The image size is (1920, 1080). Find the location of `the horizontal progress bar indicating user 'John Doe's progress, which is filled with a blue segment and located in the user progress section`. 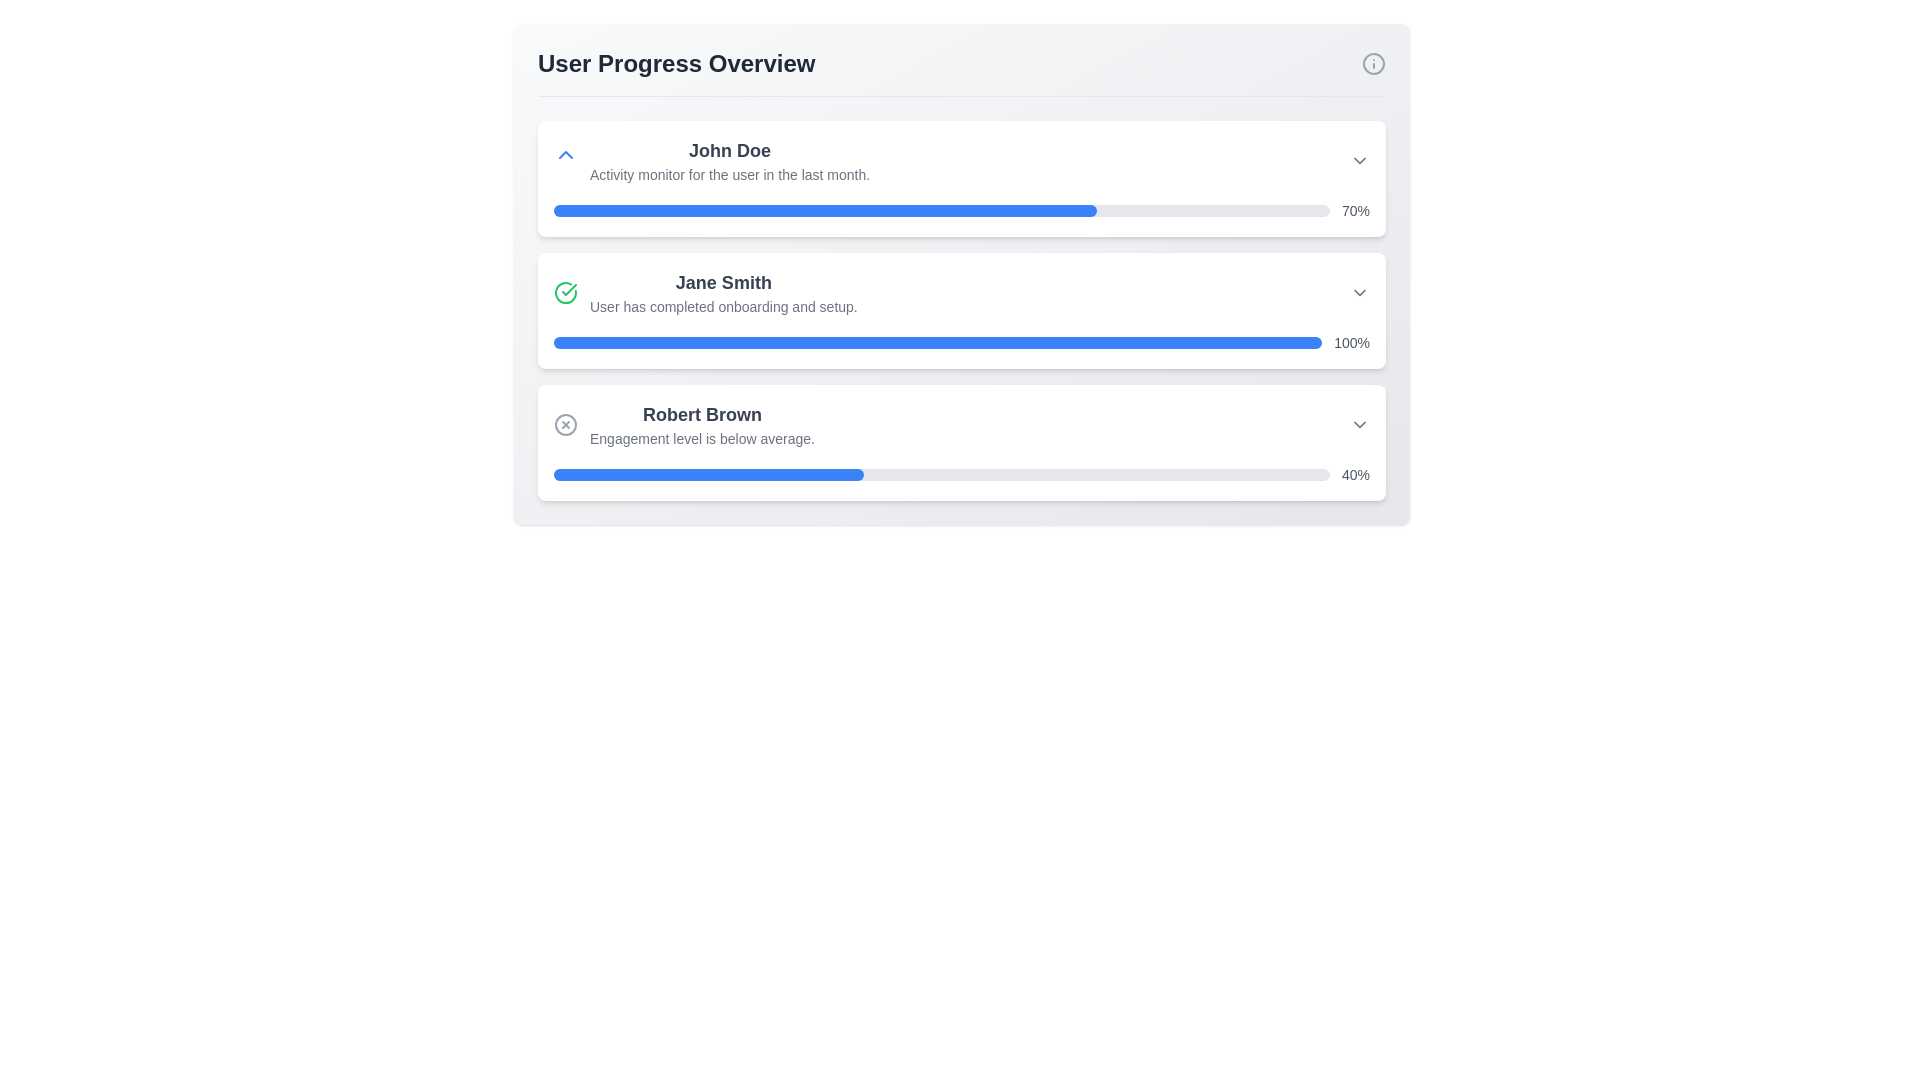

the horizontal progress bar indicating user 'John Doe's progress, which is filled with a blue segment and located in the user progress section is located at coordinates (940, 211).